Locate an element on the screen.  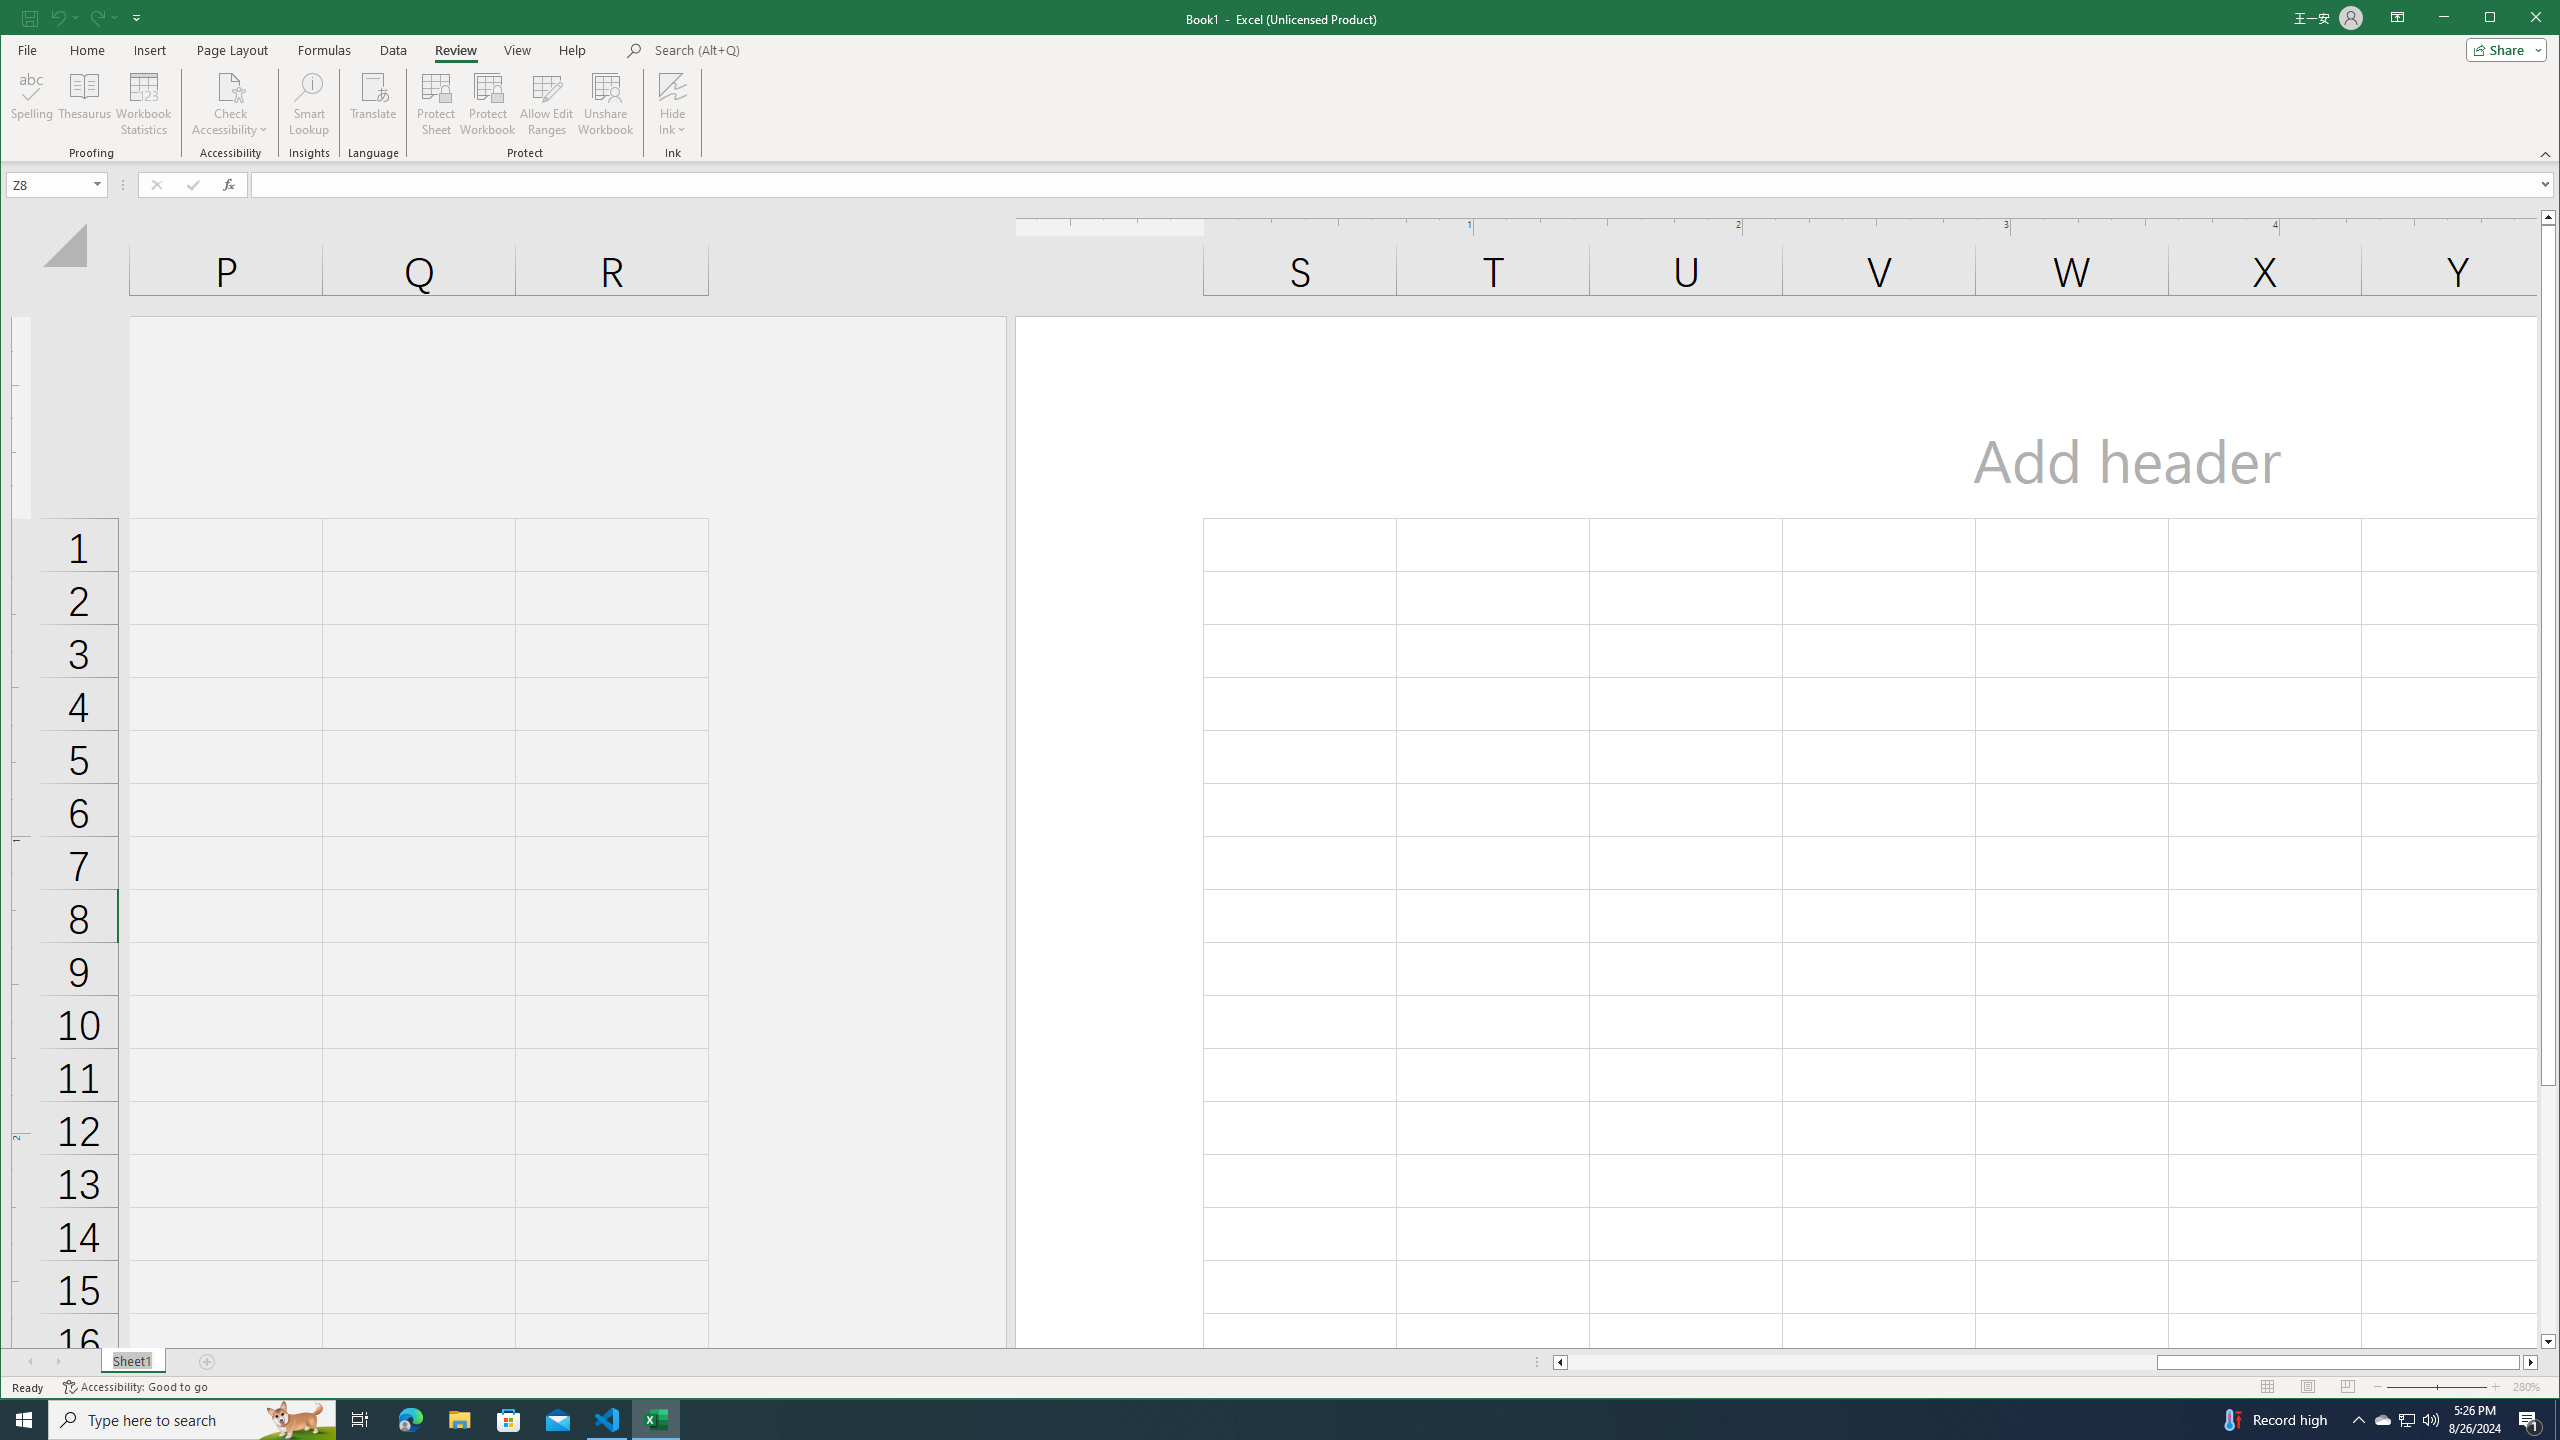
'Microsoft Edge' is located at coordinates (409, 1418).